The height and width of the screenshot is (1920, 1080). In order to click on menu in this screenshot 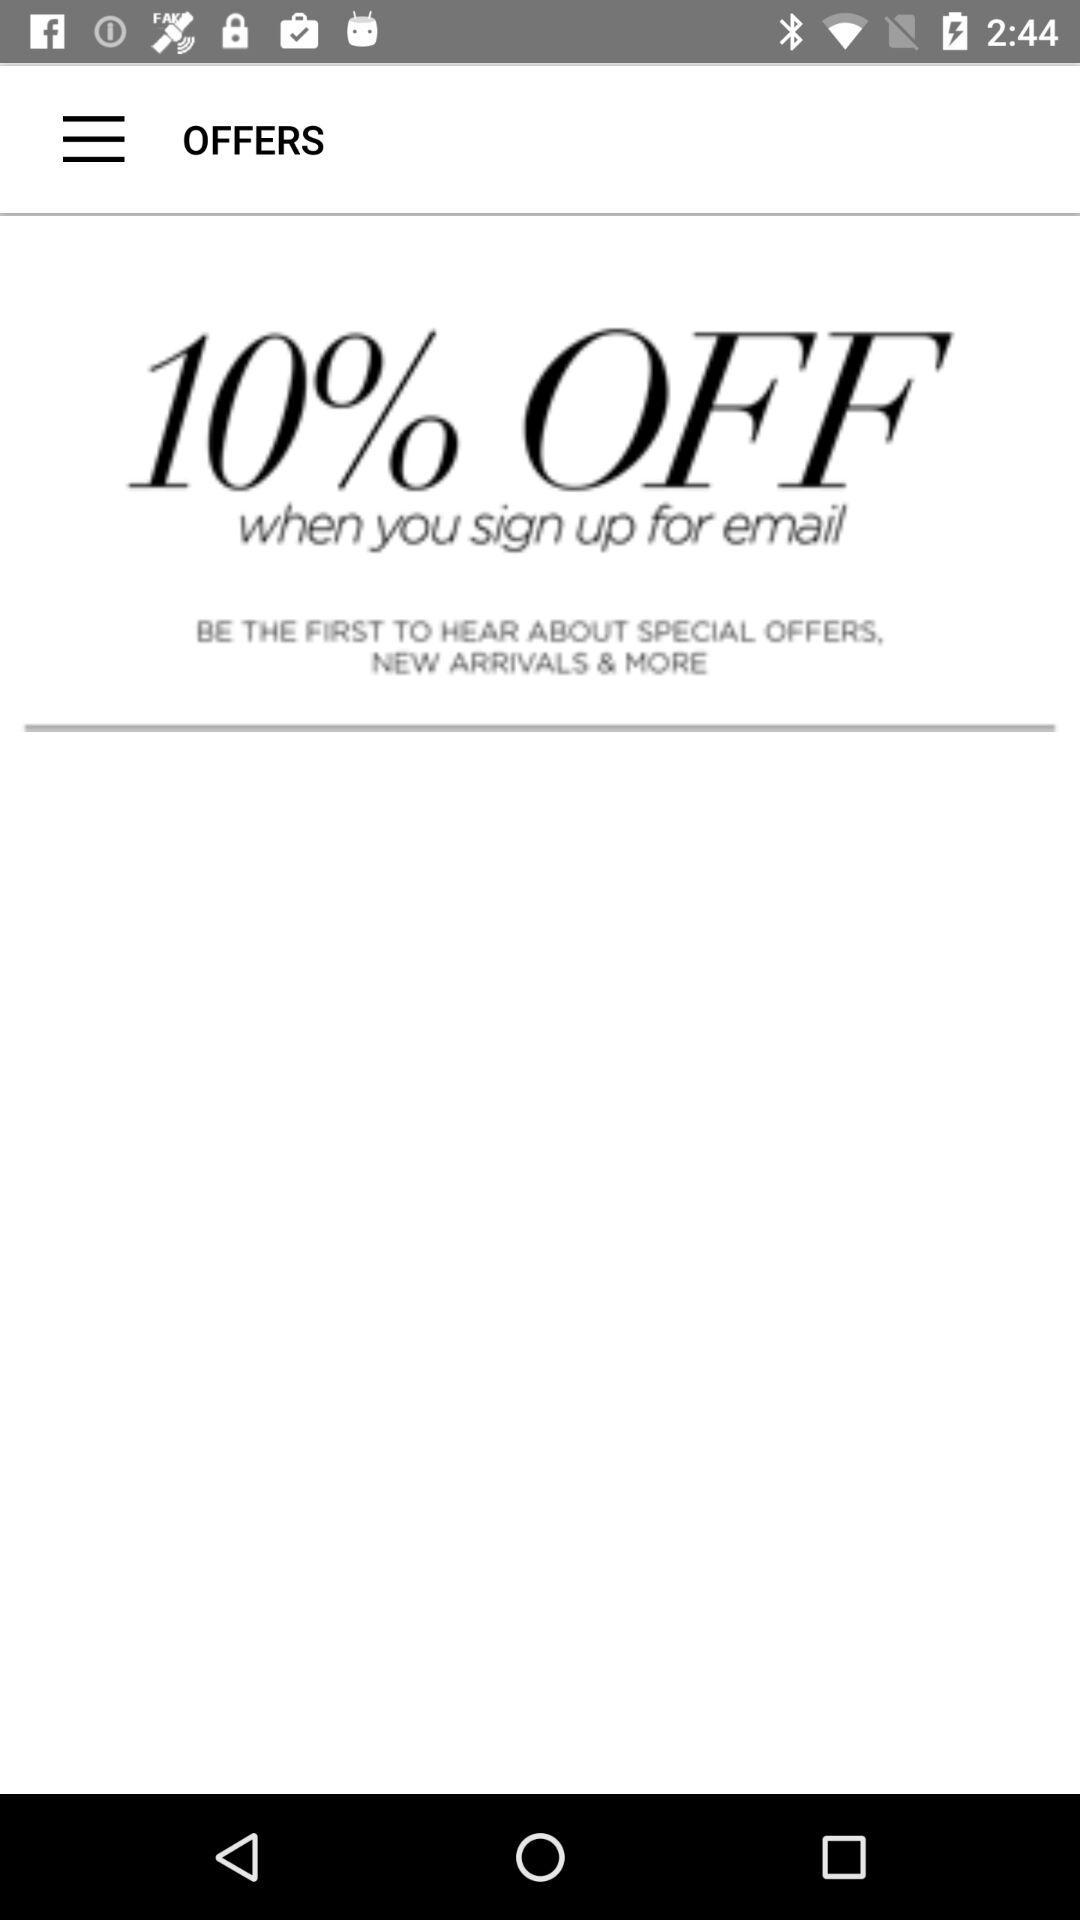, I will do `click(93, 138)`.